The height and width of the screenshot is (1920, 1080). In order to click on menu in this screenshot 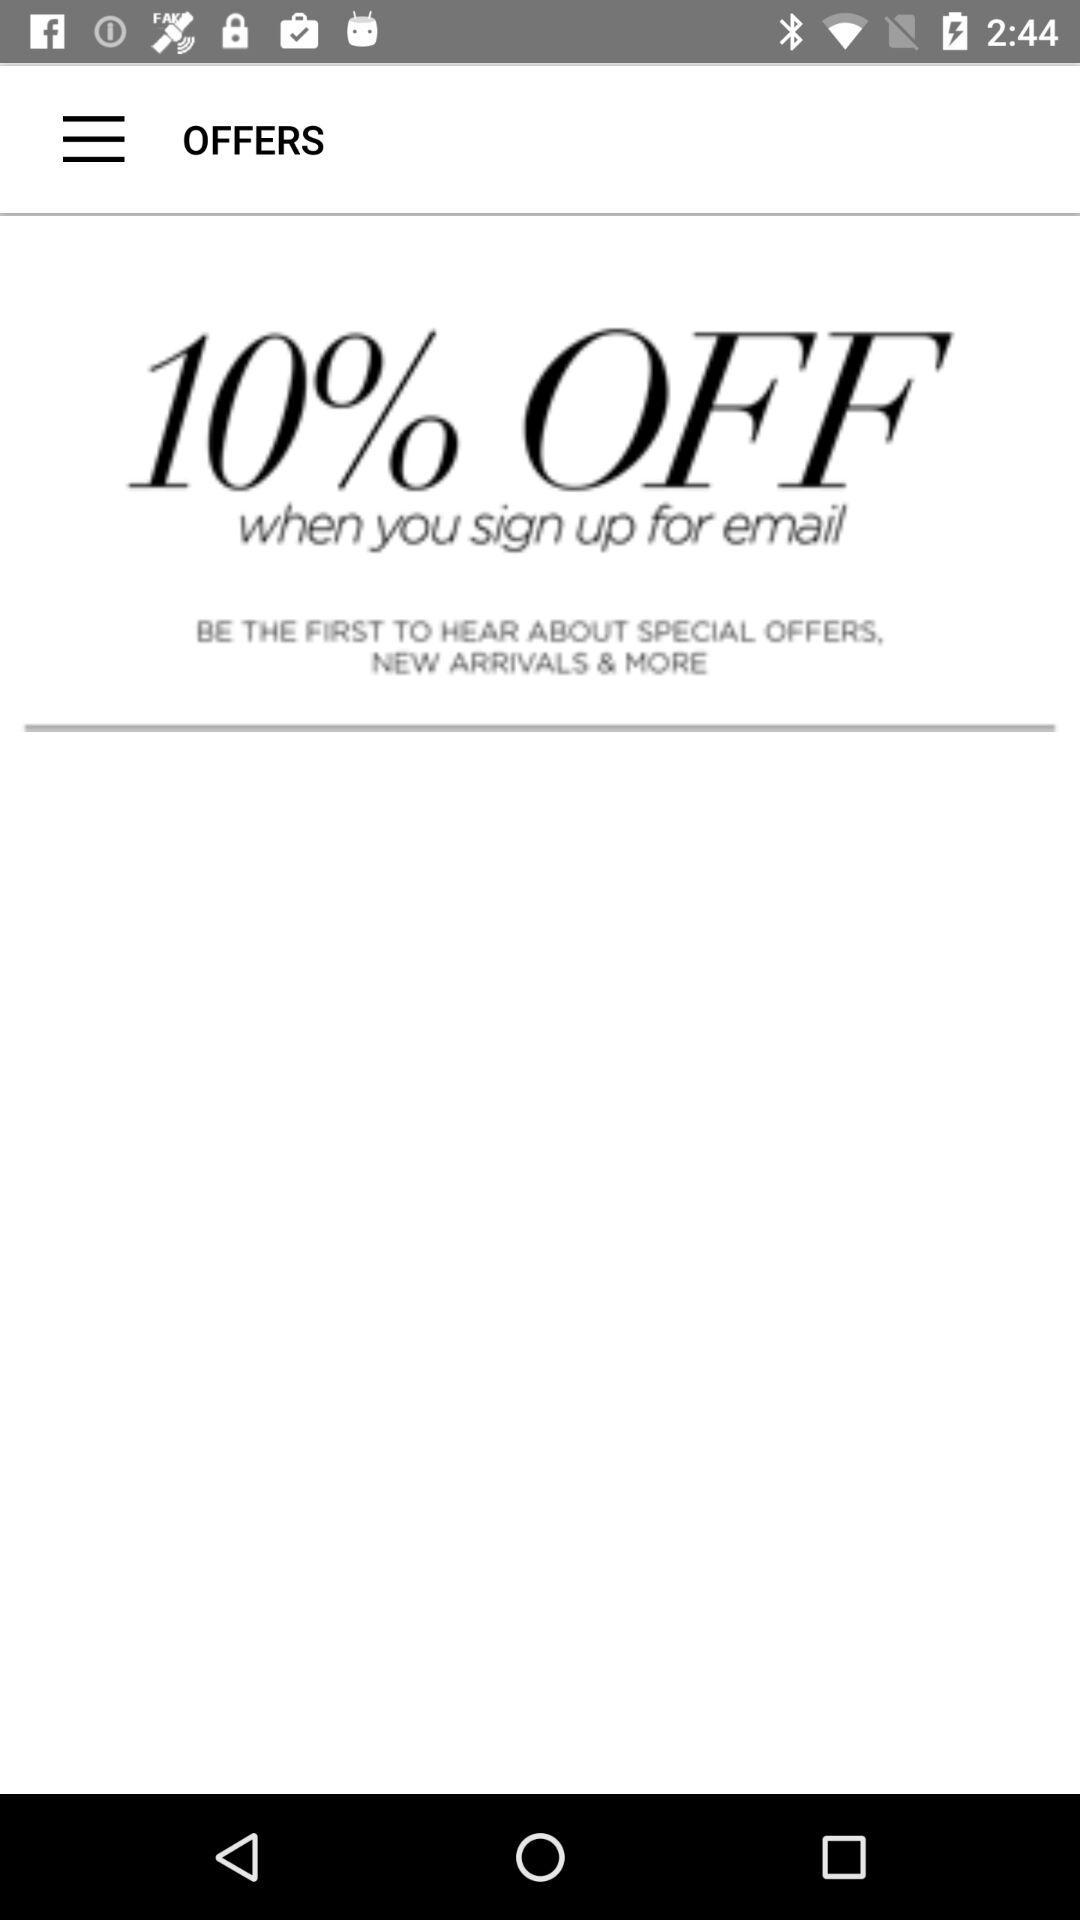, I will do `click(93, 138)`.